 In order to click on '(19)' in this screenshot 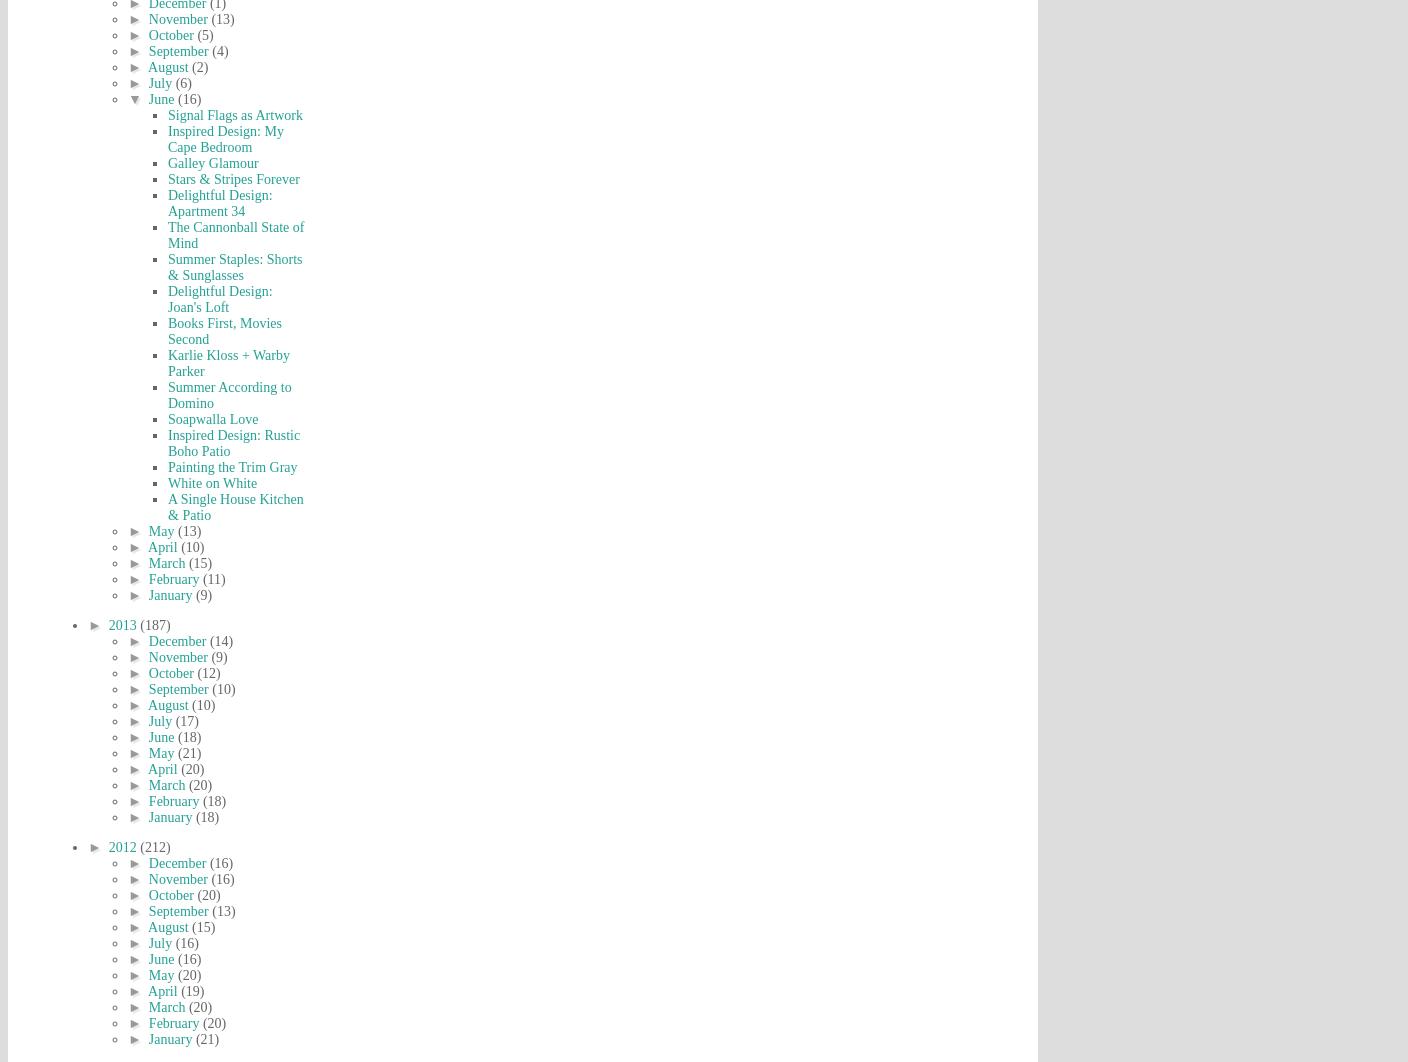, I will do `click(191, 990)`.